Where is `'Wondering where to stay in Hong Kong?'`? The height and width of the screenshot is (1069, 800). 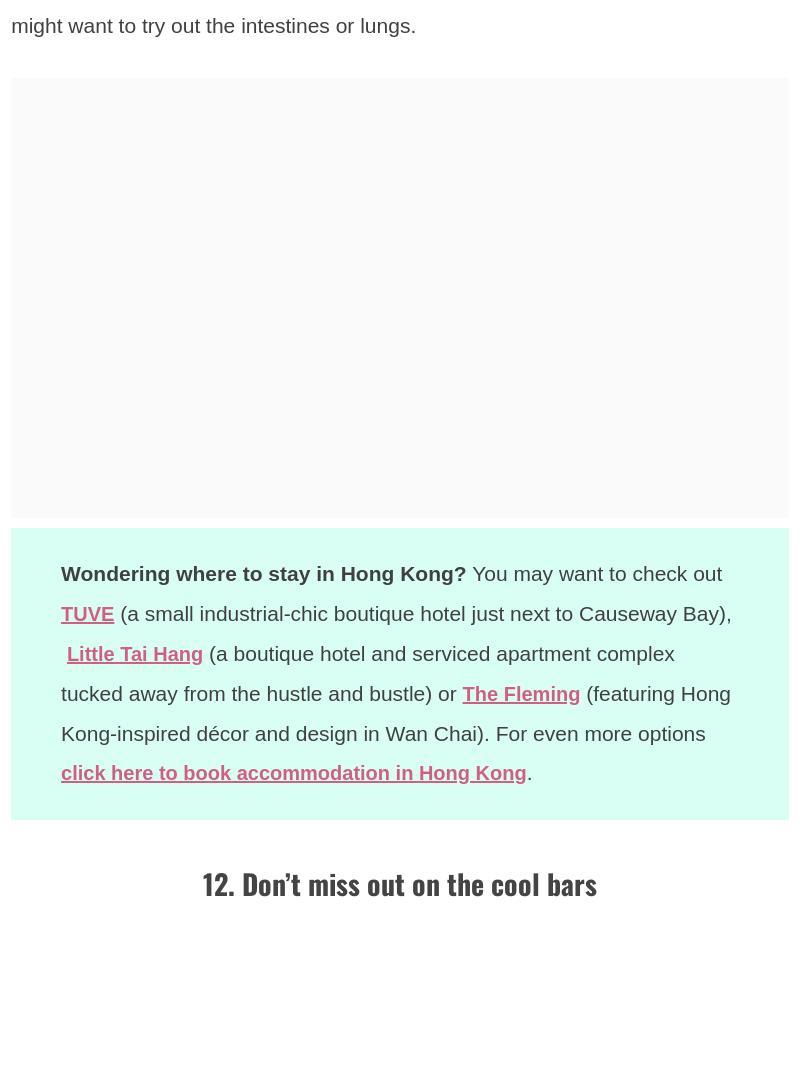
'Wondering where to stay in Hong Kong?' is located at coordinates (262, 573).